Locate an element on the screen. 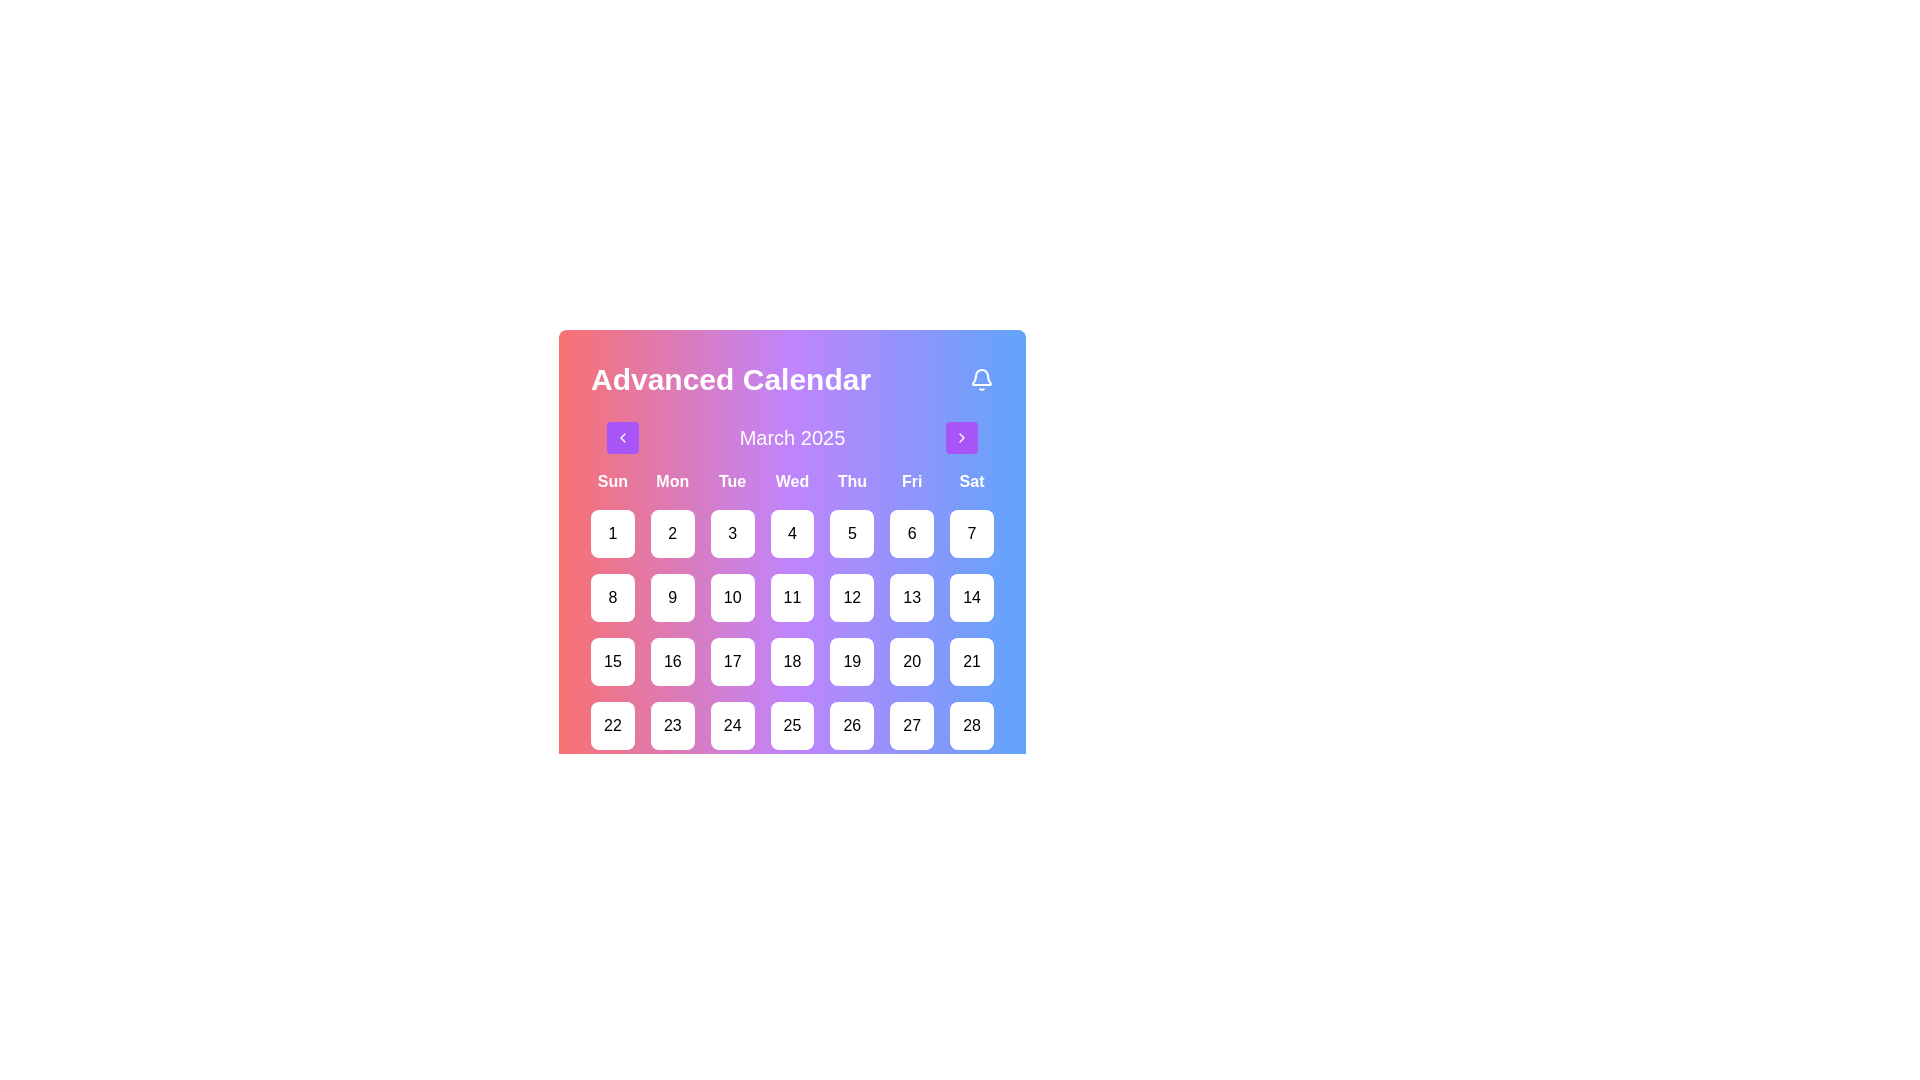  the bell icon located in the header section of the 'Advanced Calendar' interface is located at coordinates (982, 380).